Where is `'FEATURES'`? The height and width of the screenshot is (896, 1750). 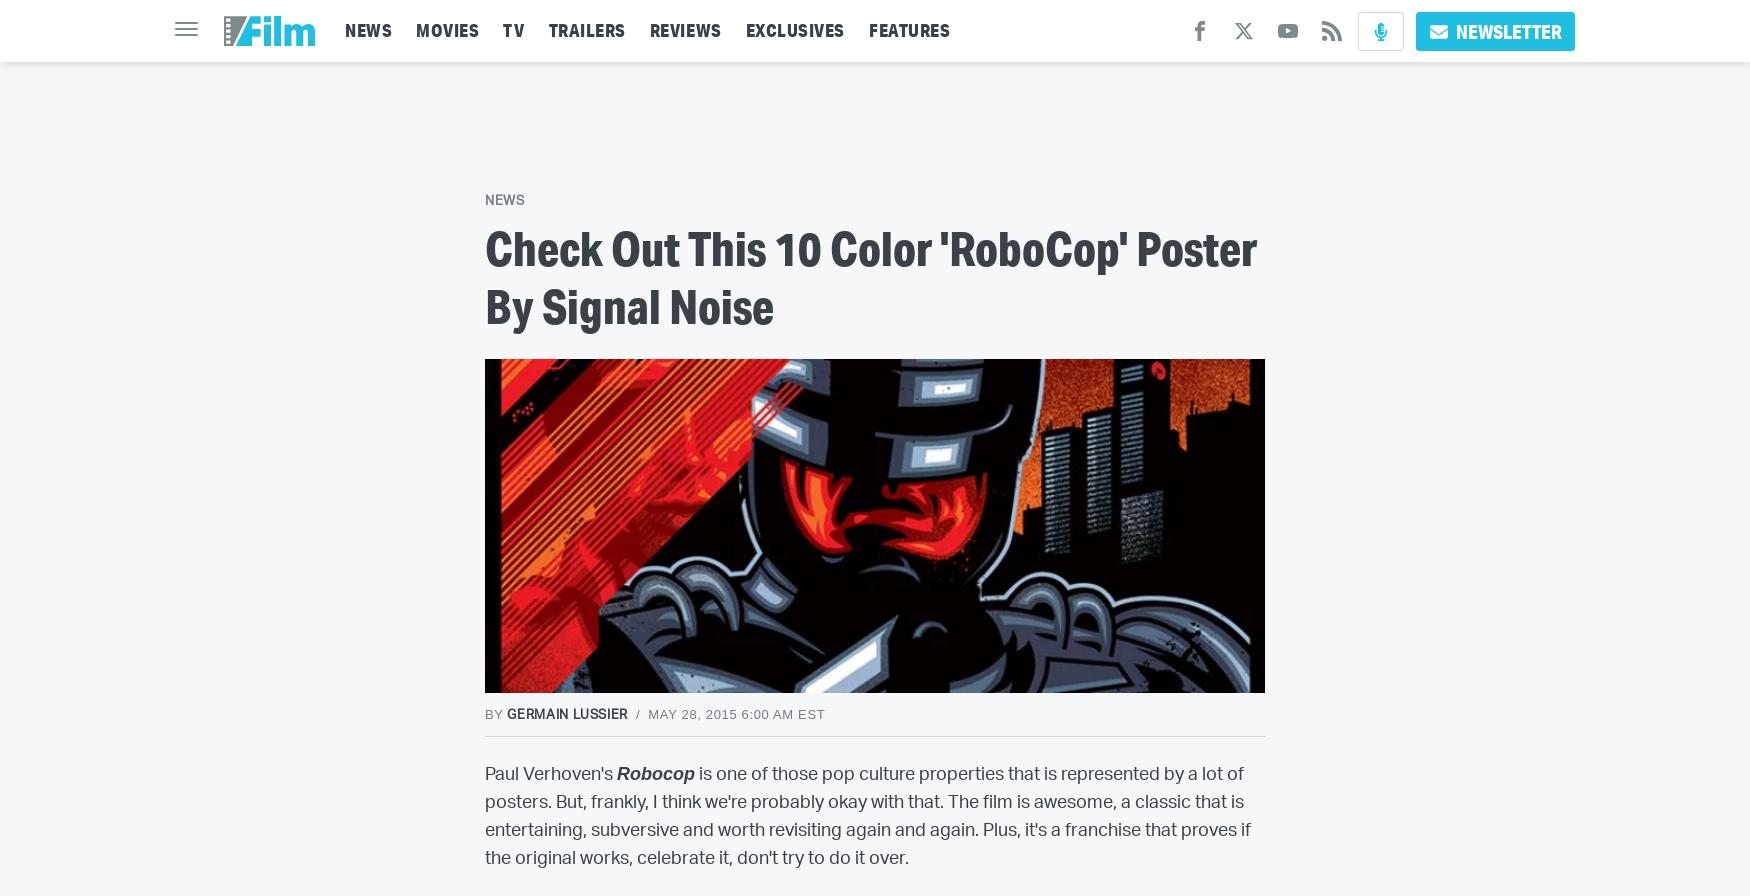
'FEATURES' is located at coordinates (908, 30).